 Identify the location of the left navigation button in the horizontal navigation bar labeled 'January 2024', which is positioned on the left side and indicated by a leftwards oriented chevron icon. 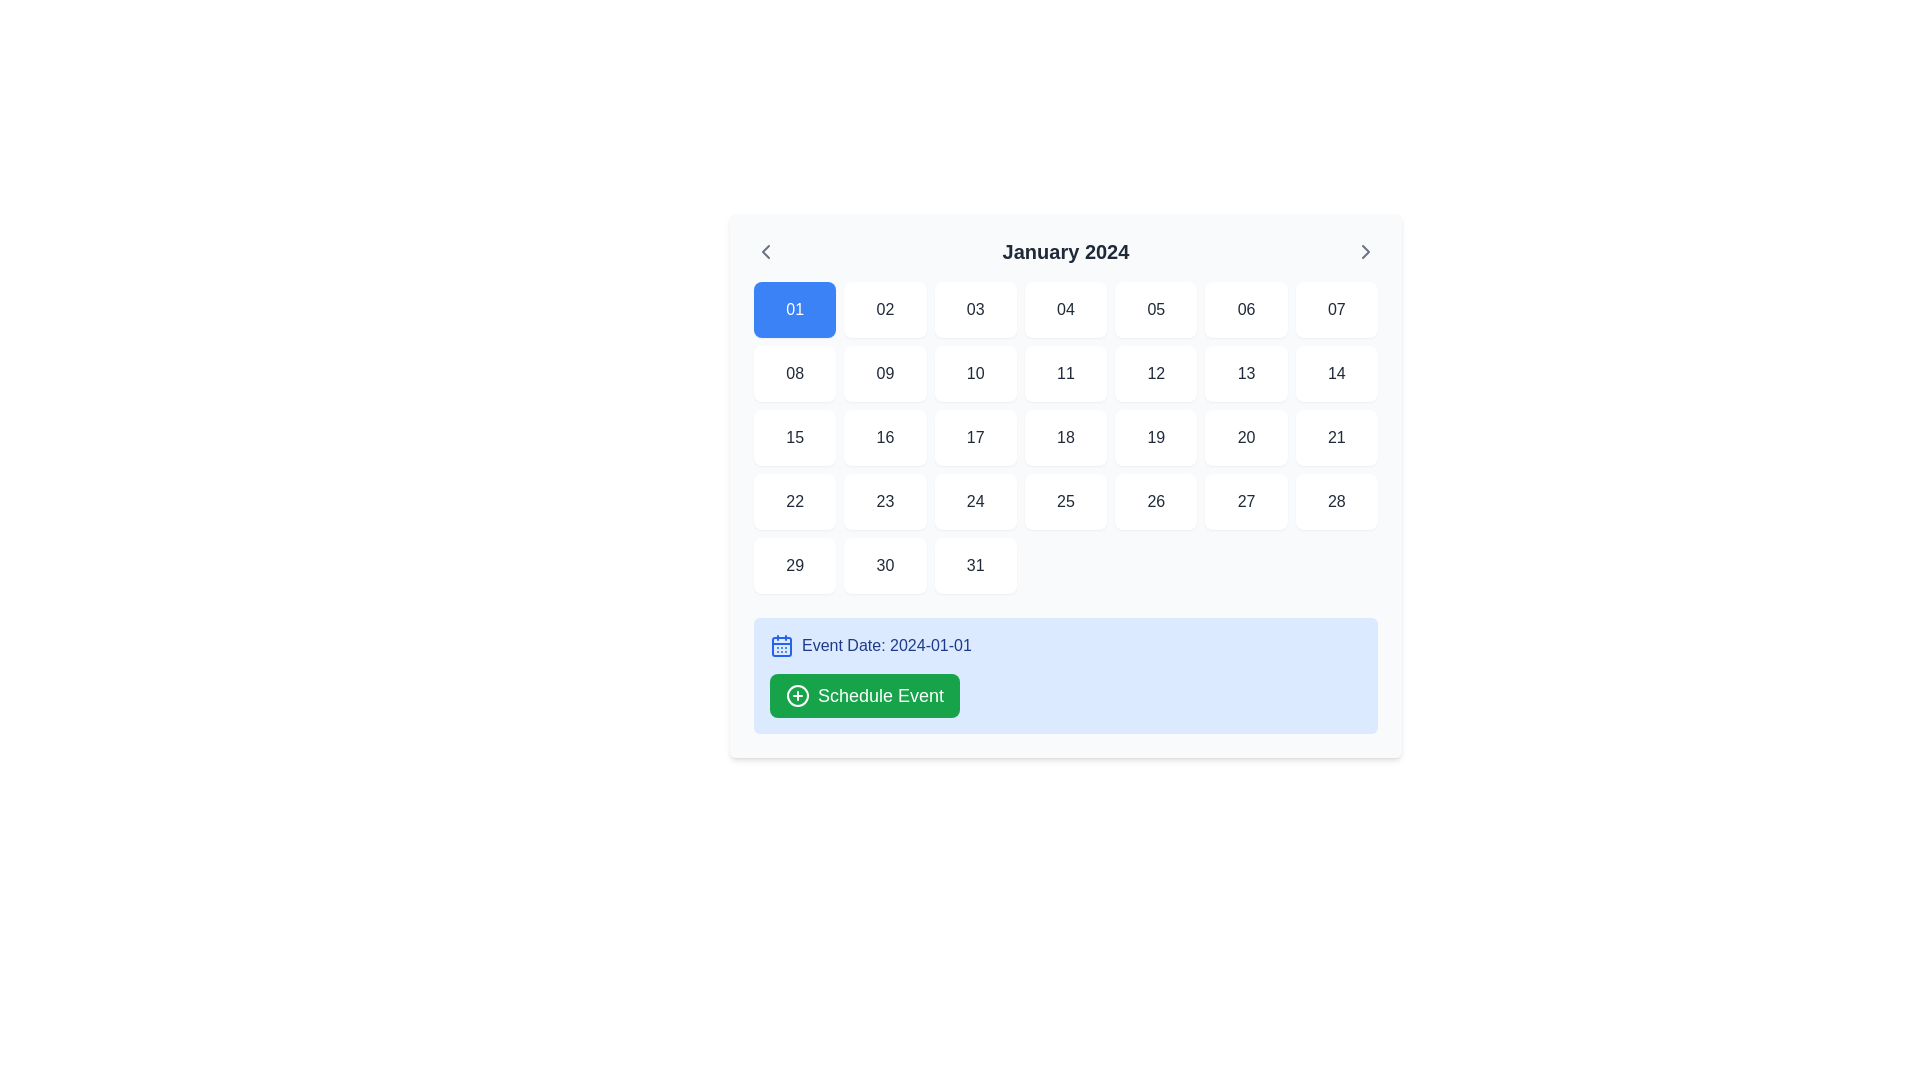
(765, 250).